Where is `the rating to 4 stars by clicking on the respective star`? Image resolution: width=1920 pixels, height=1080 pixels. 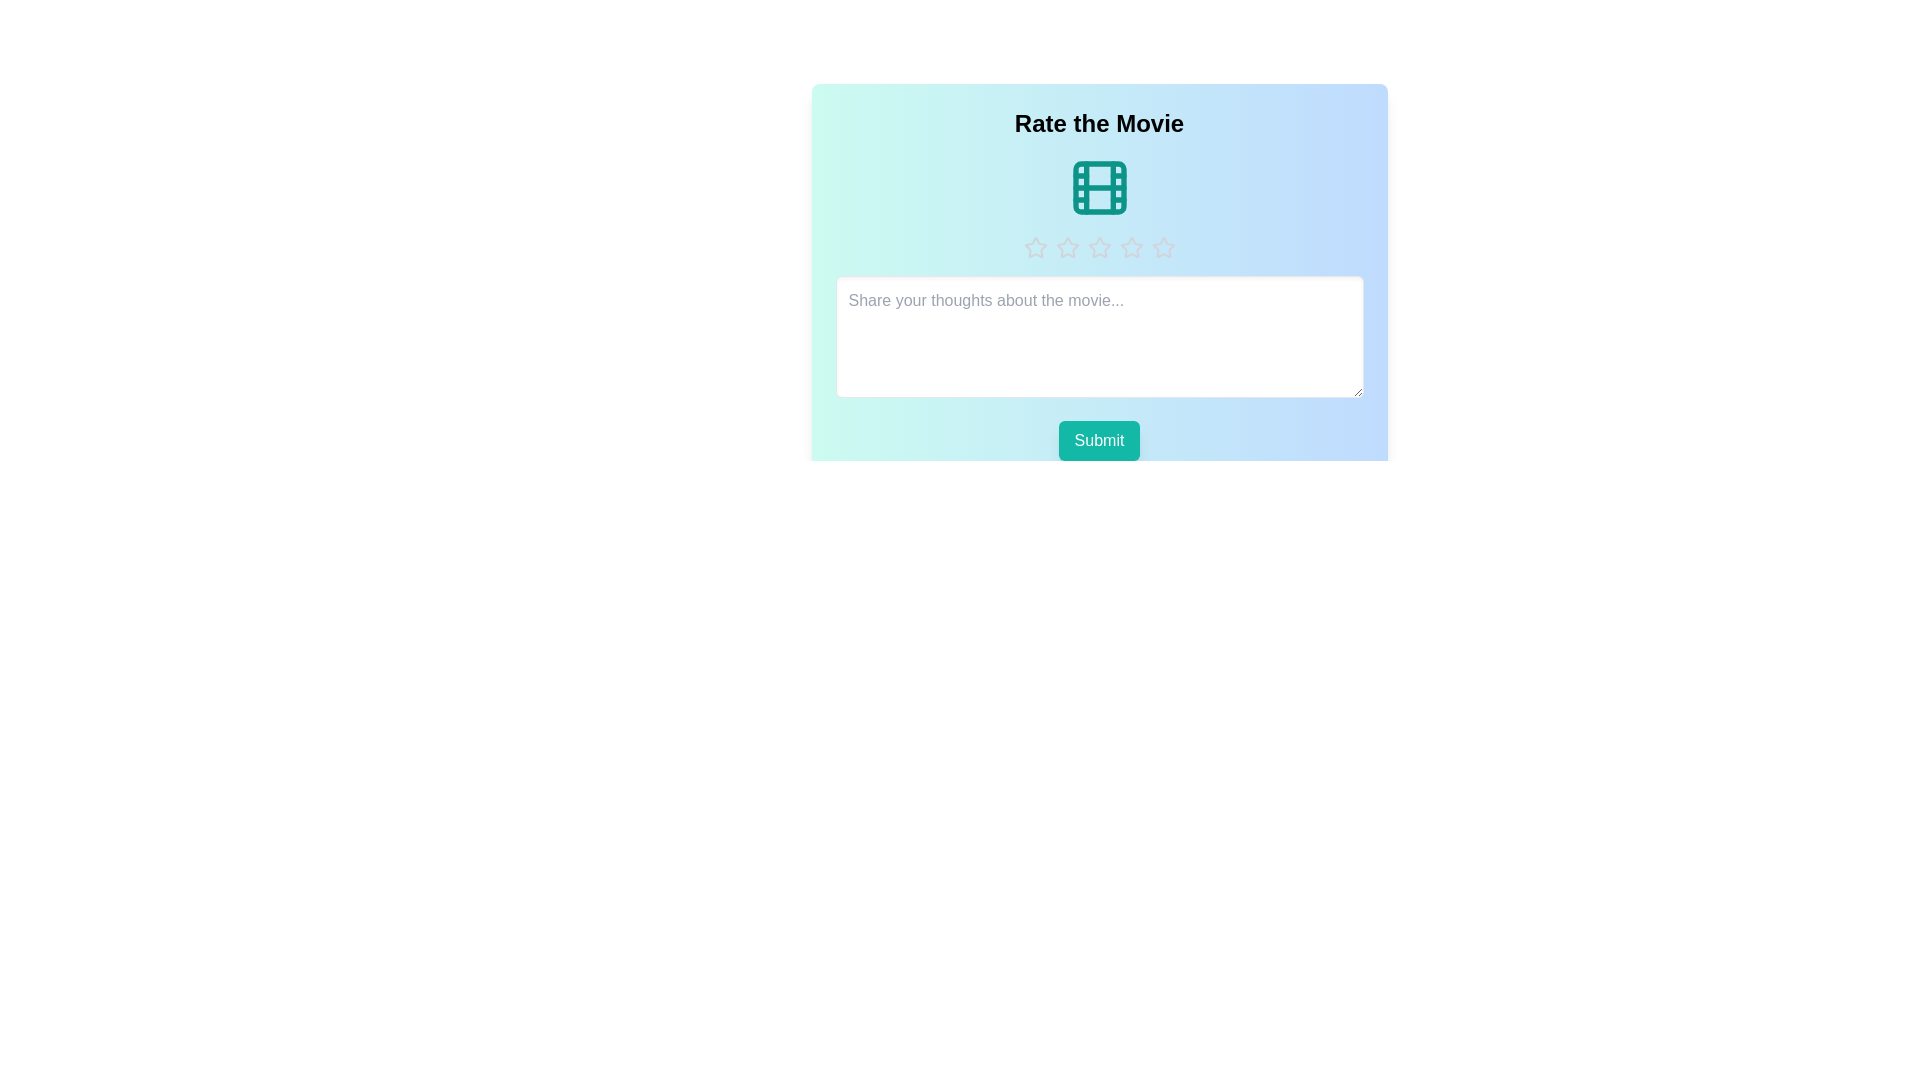
the rating to 4 stars by clicking on the respective star is located at coordinates (1131, 246).